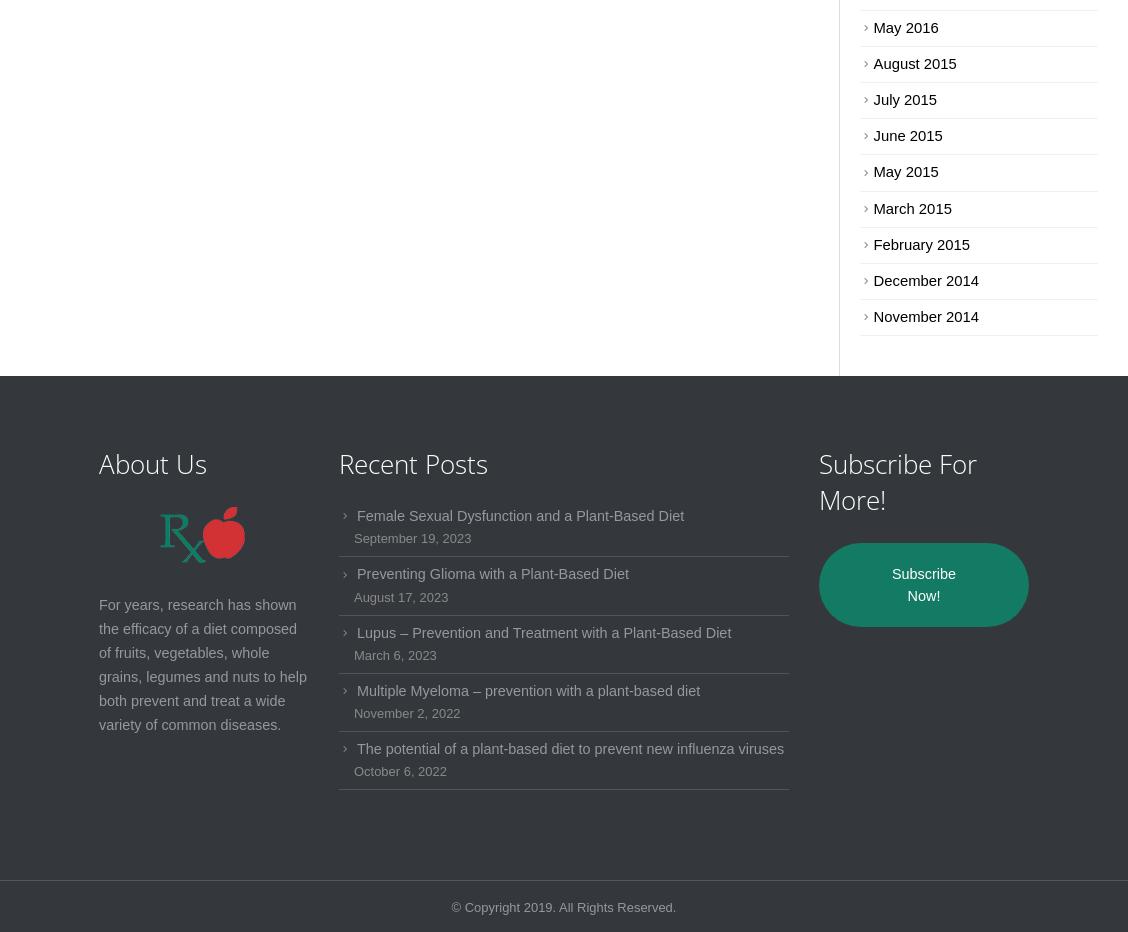 This screenshot has width=1128, height=932. I want to click on 'The potential of a plant-based diet to prevent new influenza viruses', so click(569, 747).